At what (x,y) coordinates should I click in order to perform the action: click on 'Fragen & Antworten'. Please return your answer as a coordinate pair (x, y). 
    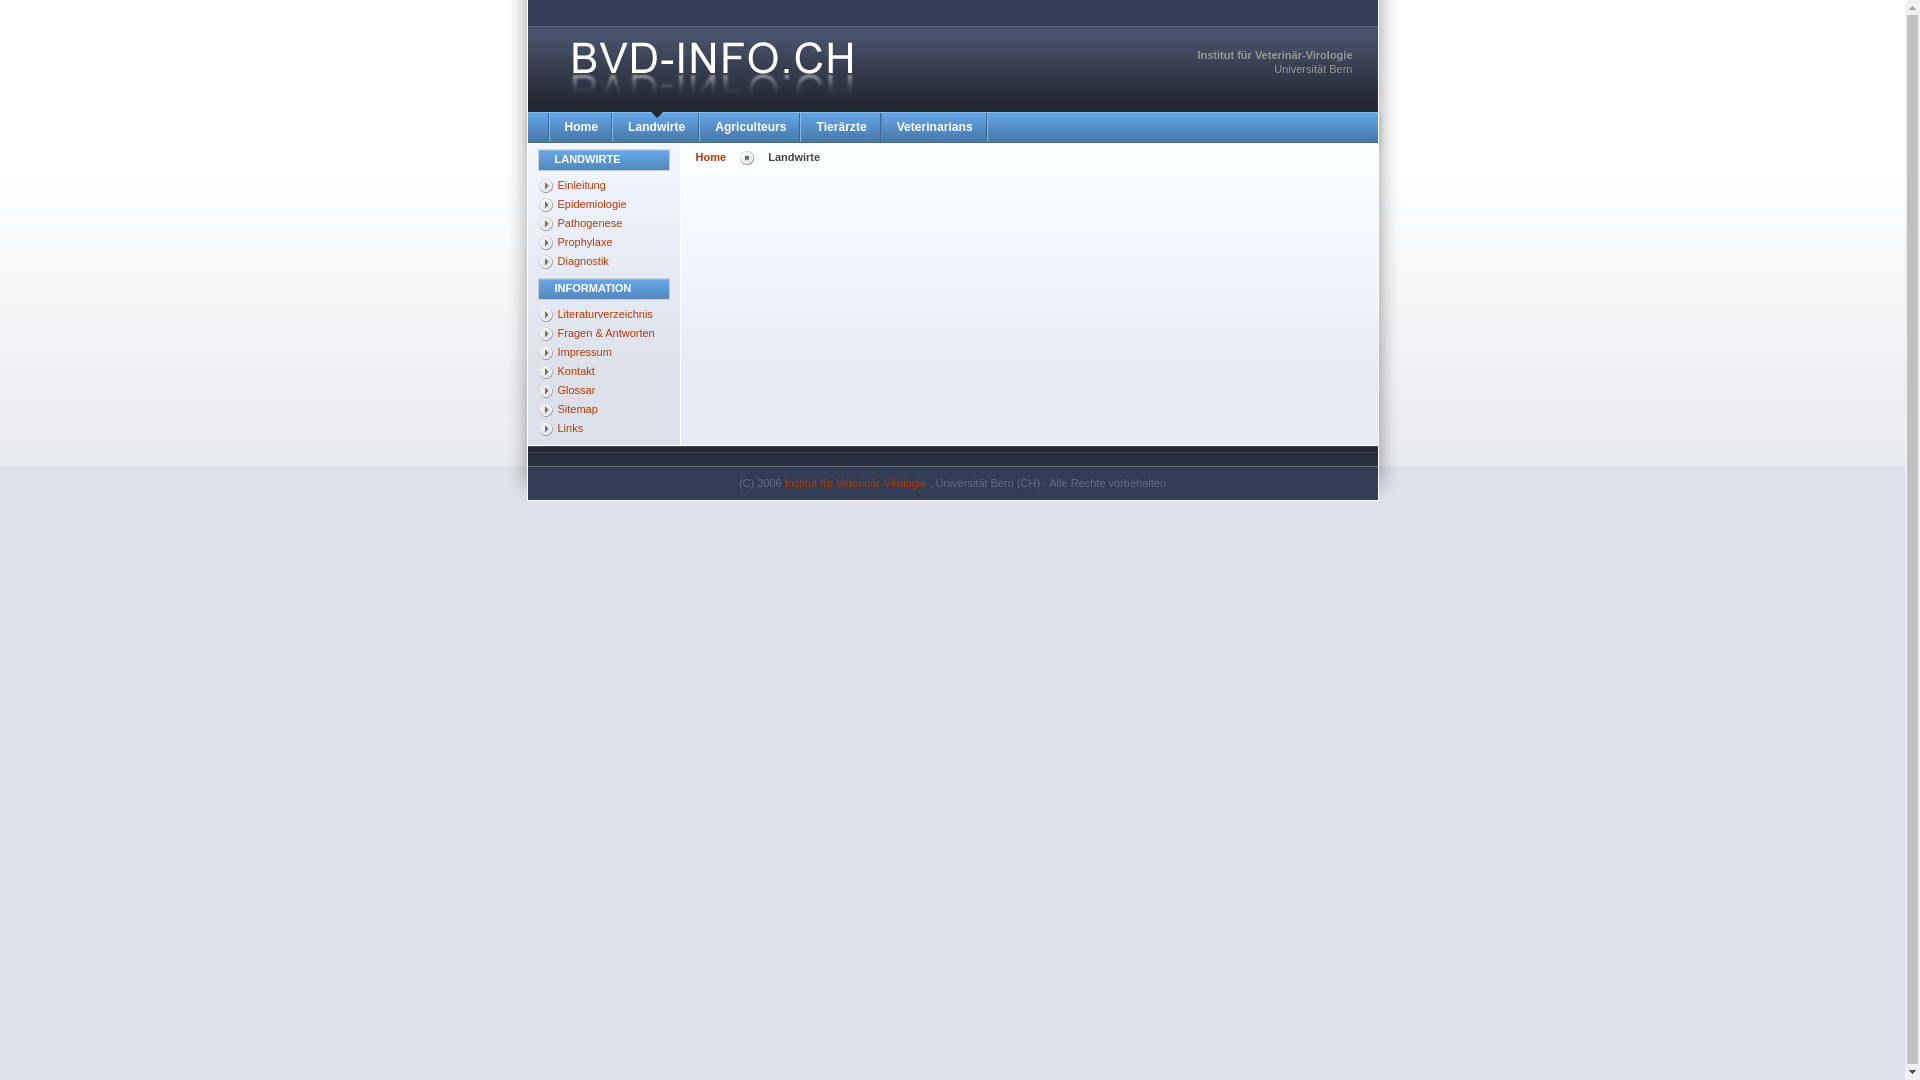
    Looking at the image, I should click on (603, 333).